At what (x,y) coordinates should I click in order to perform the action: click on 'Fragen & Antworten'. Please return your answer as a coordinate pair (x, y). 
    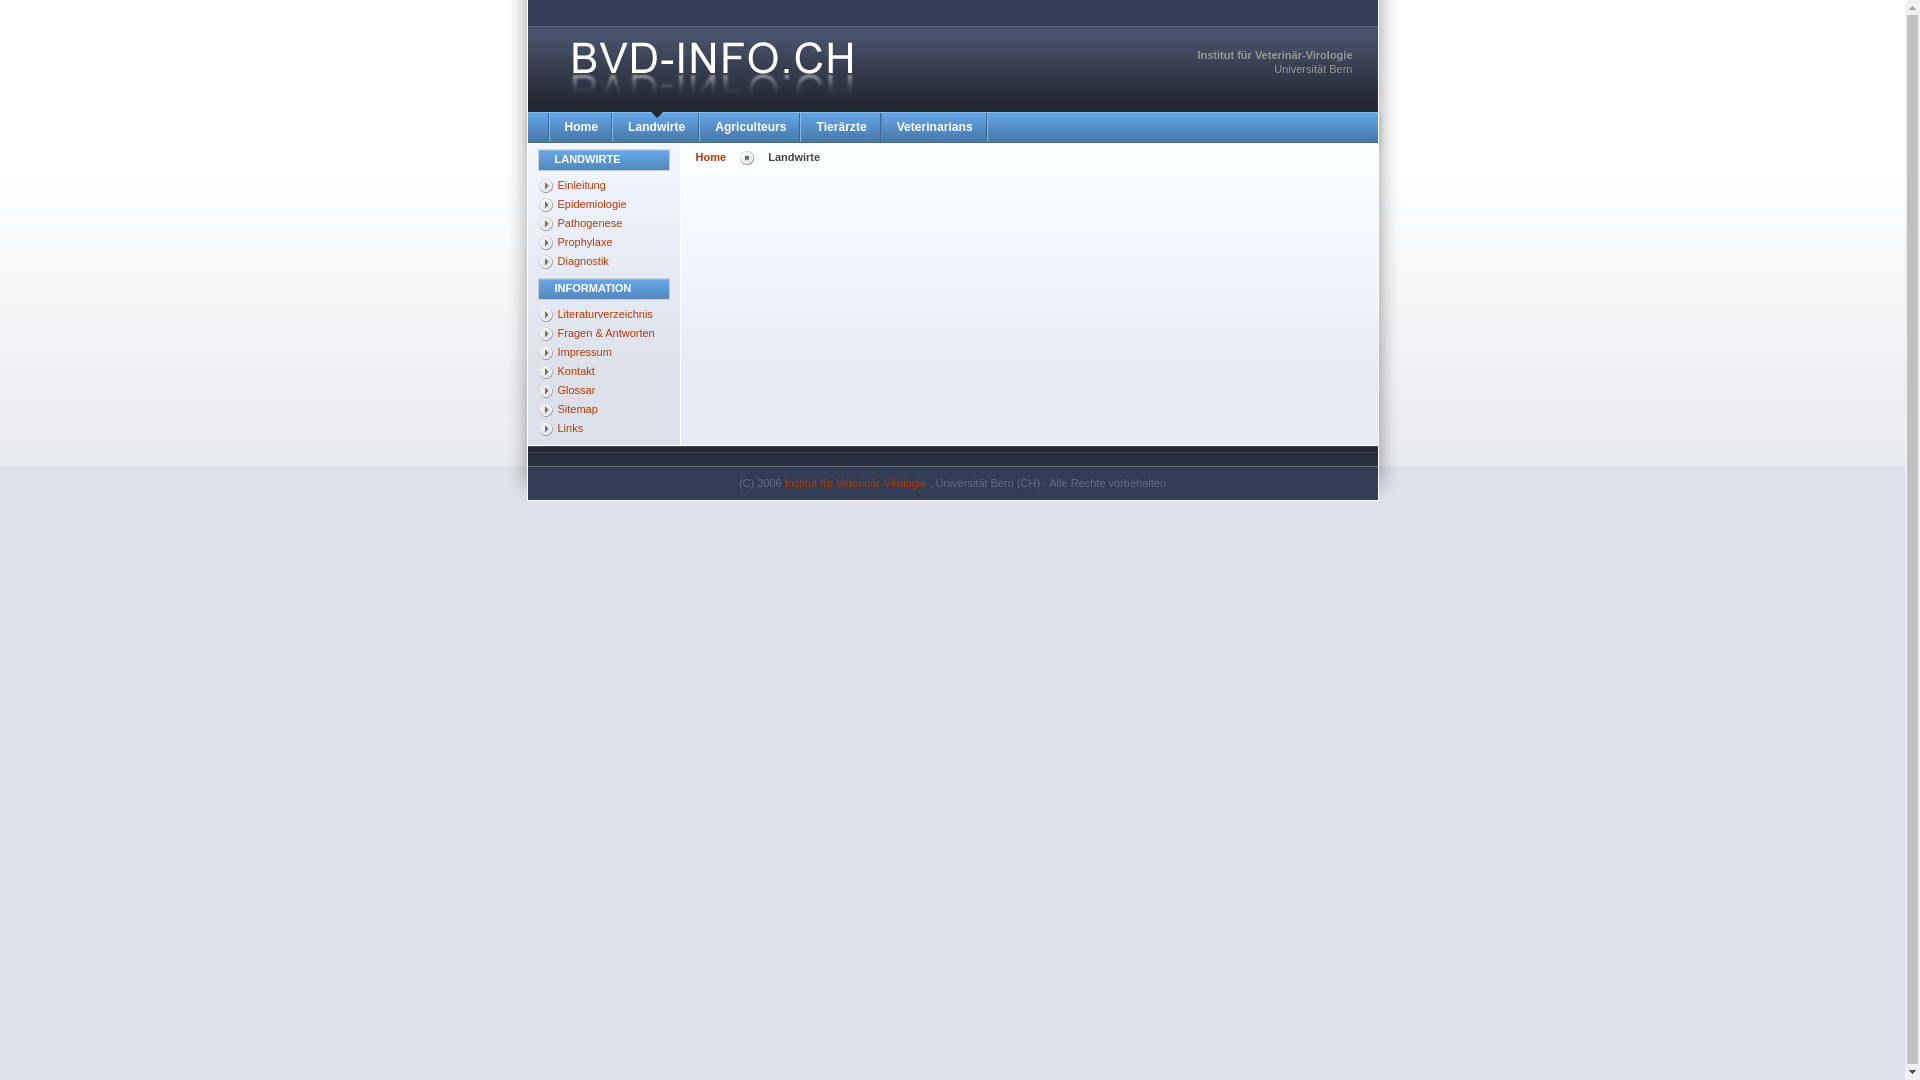
    Looking at the image, I should click on (603, 333).